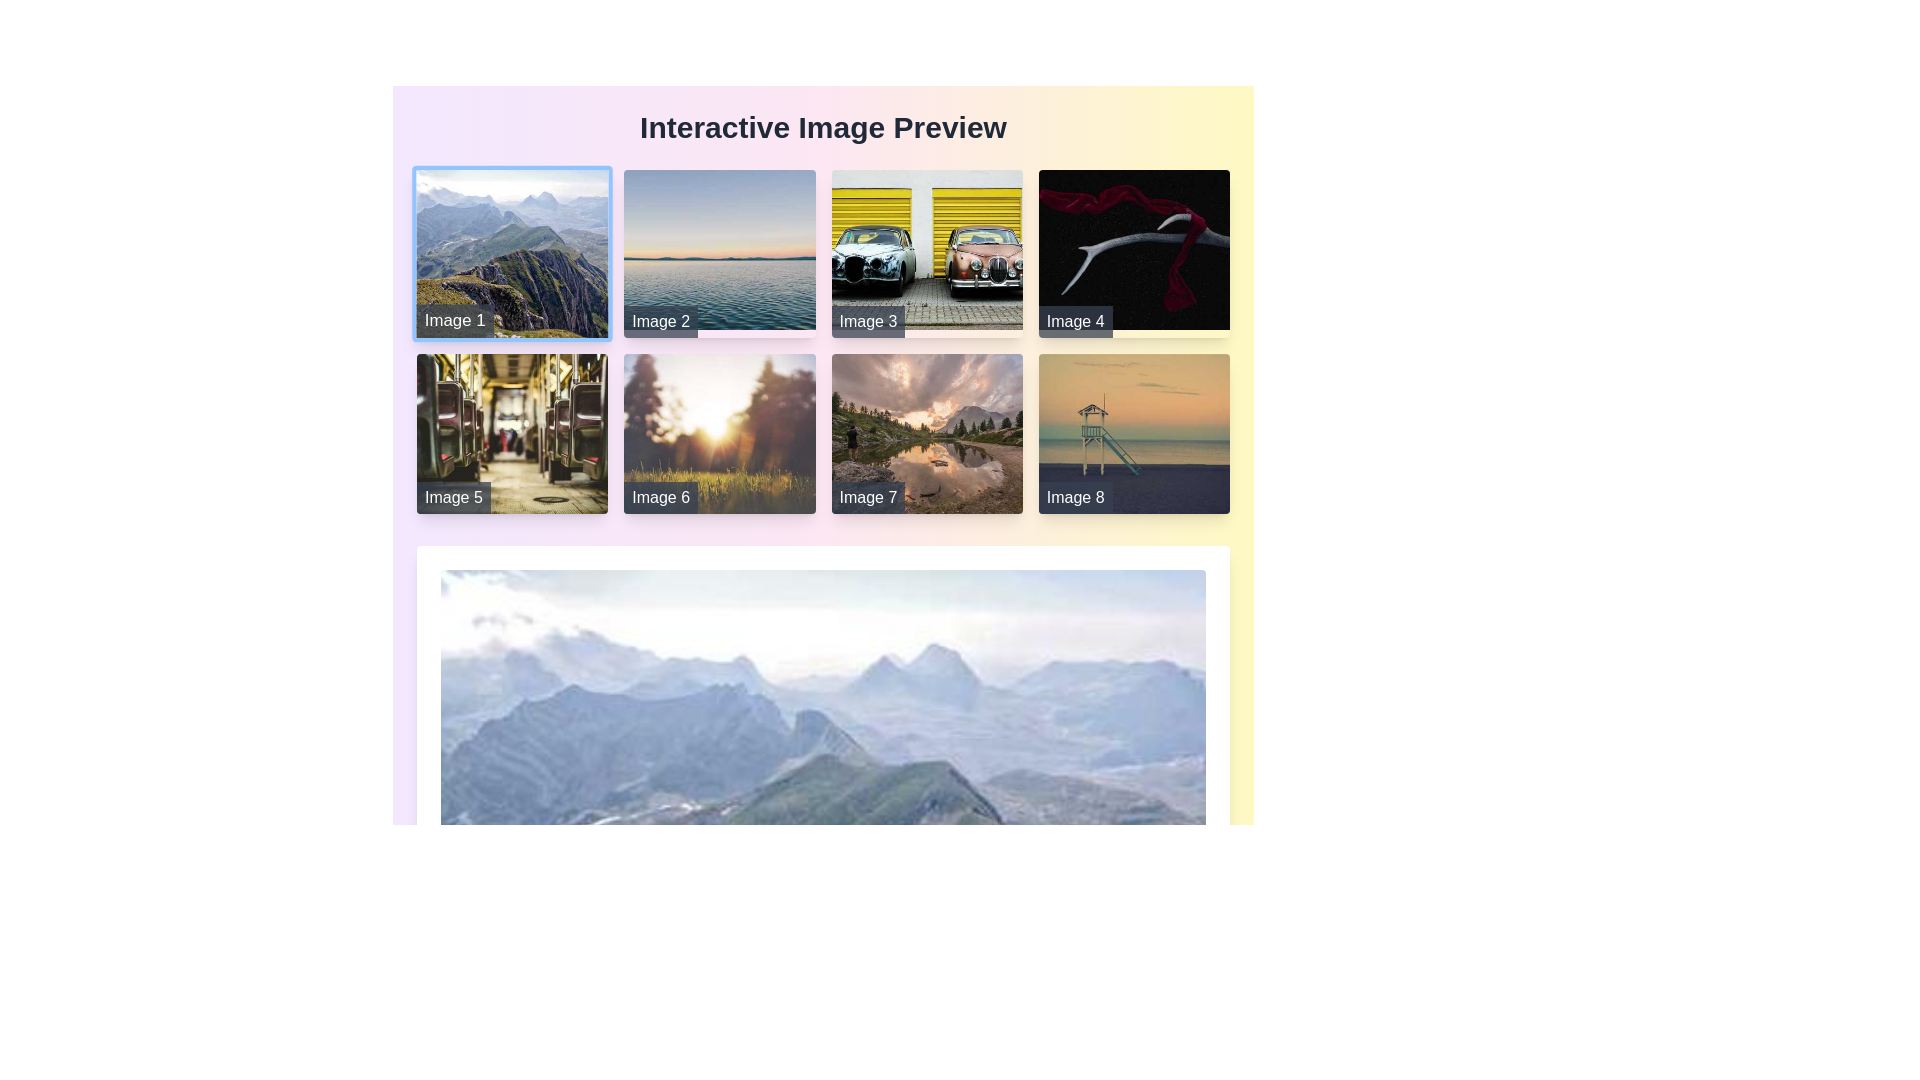 This screenshot has height=1080, width=1920. Describe the element at coordinates (452, 496) in the screenshot. I see `the text display component located at the bottom-left corner of the image thumbnail` at that location.